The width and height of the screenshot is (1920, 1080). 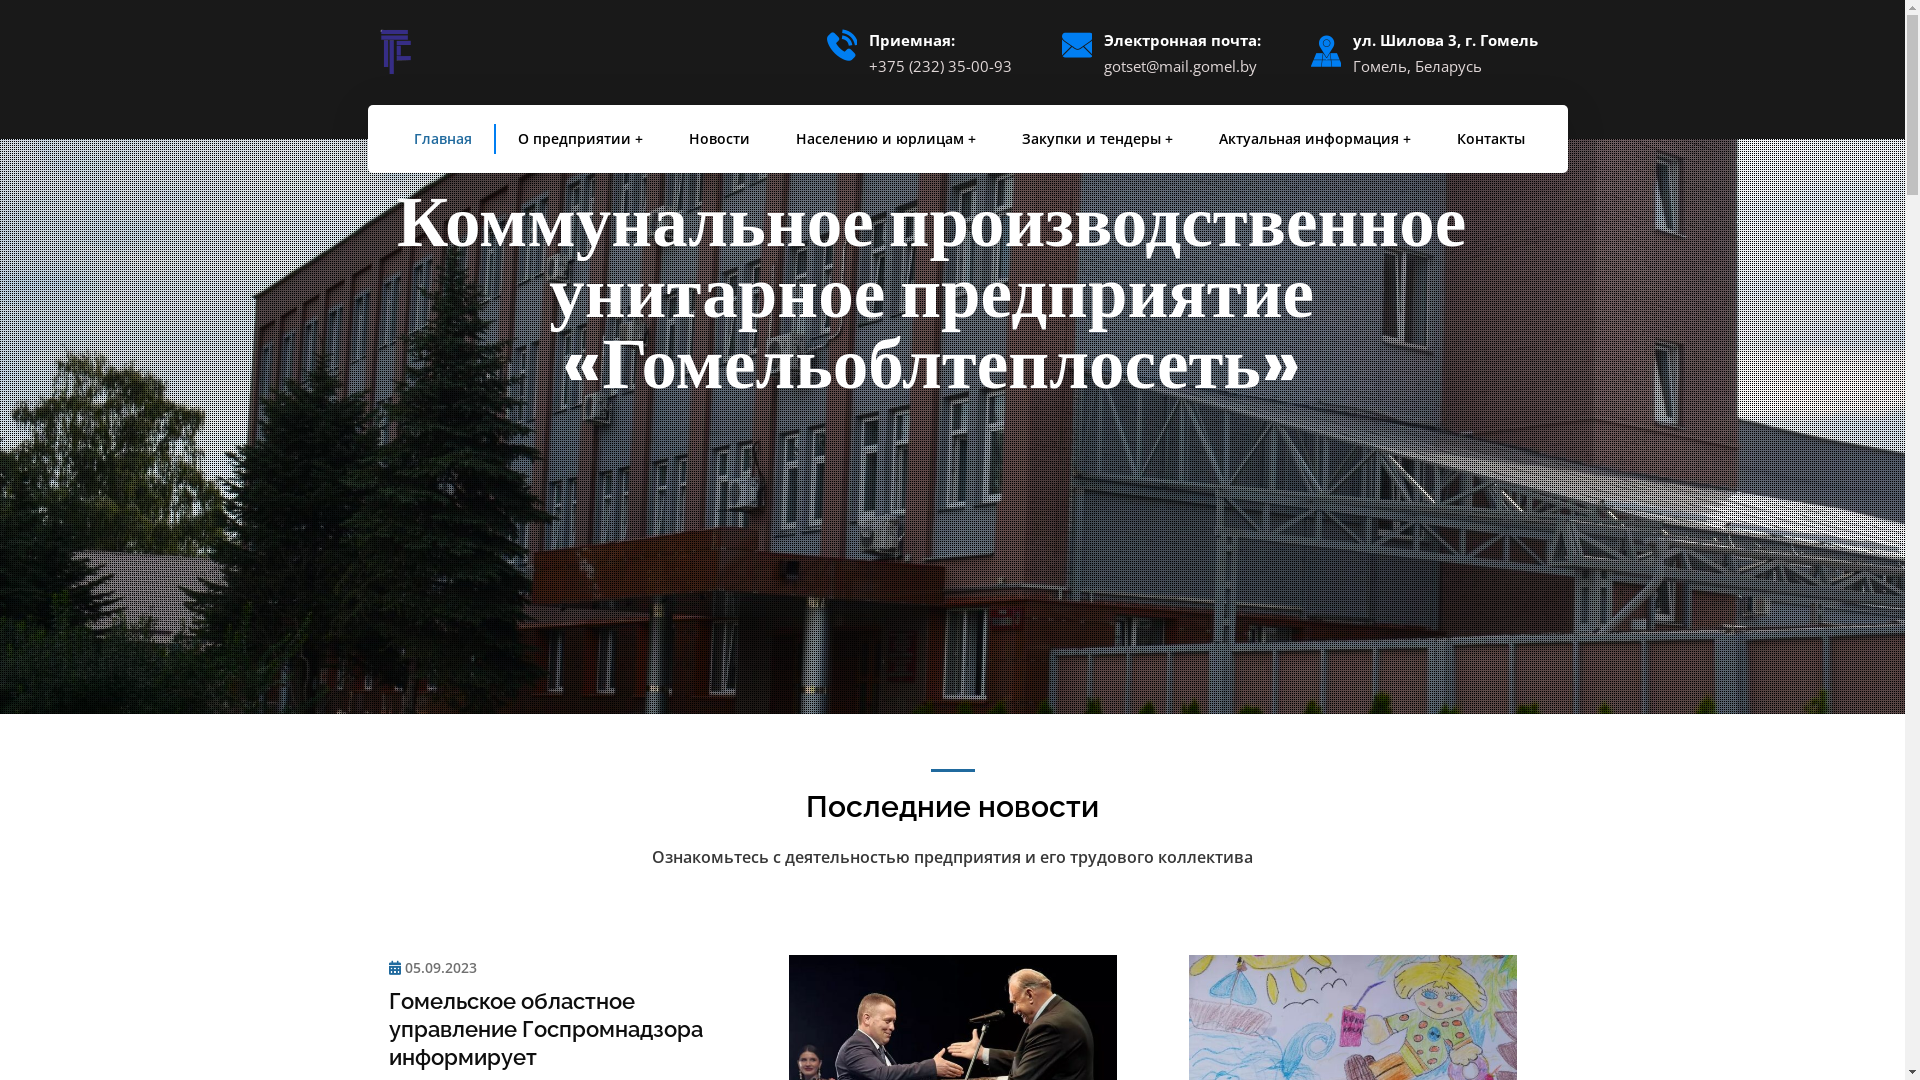 What do you see at coordinates (1182, 64) in the screenshot?
I see `'gotset@mail.gomel.by'` at bounding box center [1182, 64].